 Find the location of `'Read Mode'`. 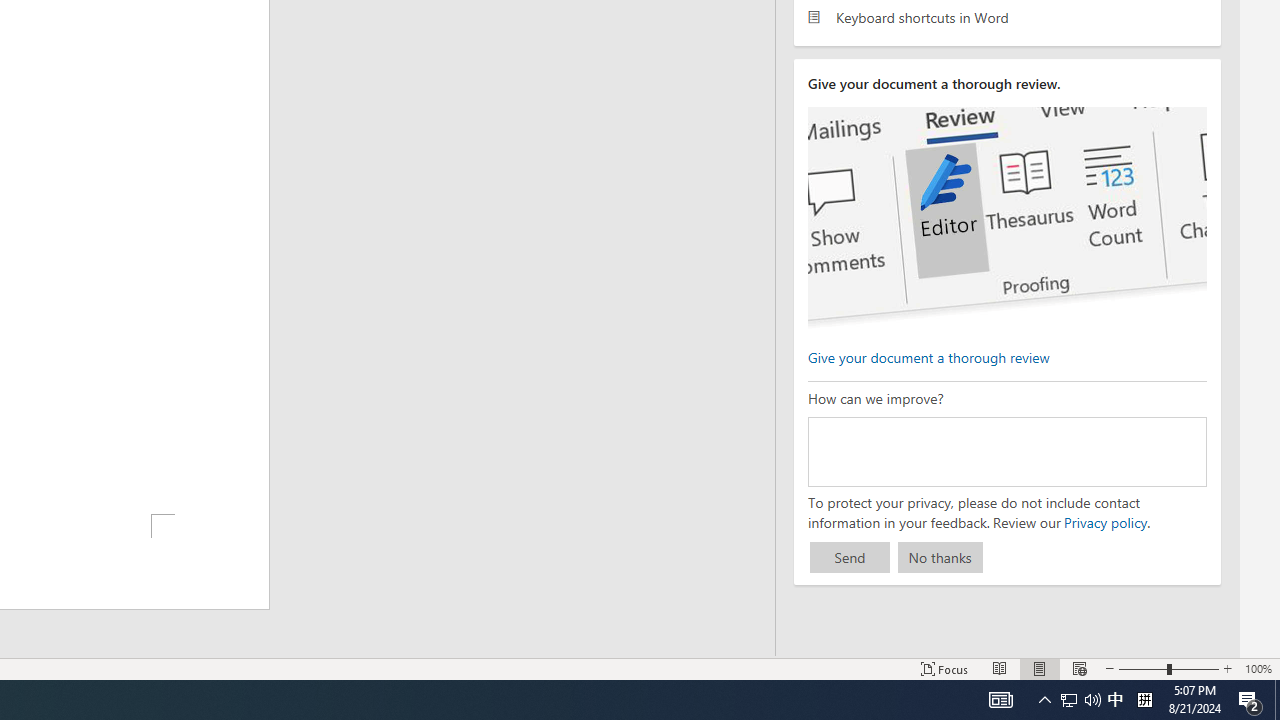

'Read Mode' is located at coordinates (1000, 669).